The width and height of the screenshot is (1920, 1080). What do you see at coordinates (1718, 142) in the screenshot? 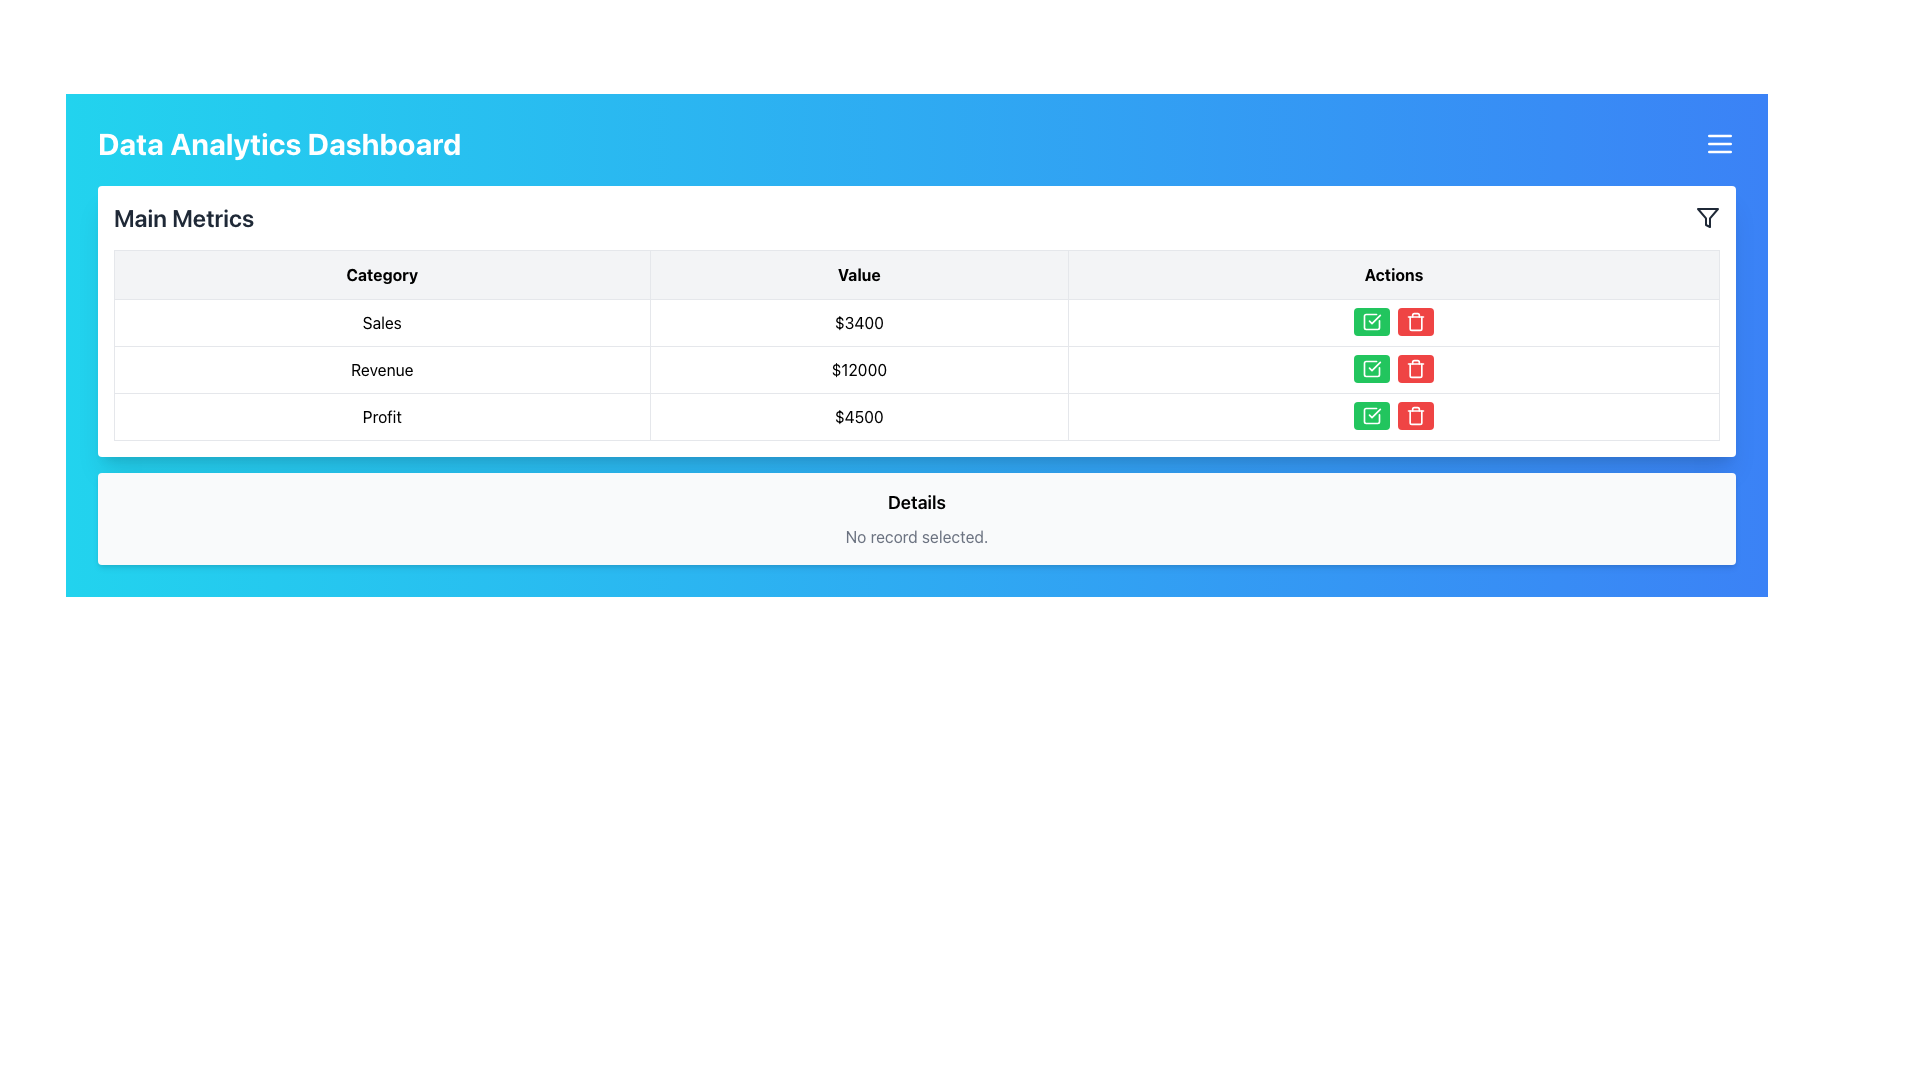
I see `the menu trigger button located in the top-right corner of the interface` at bounding box center [1718, 142].